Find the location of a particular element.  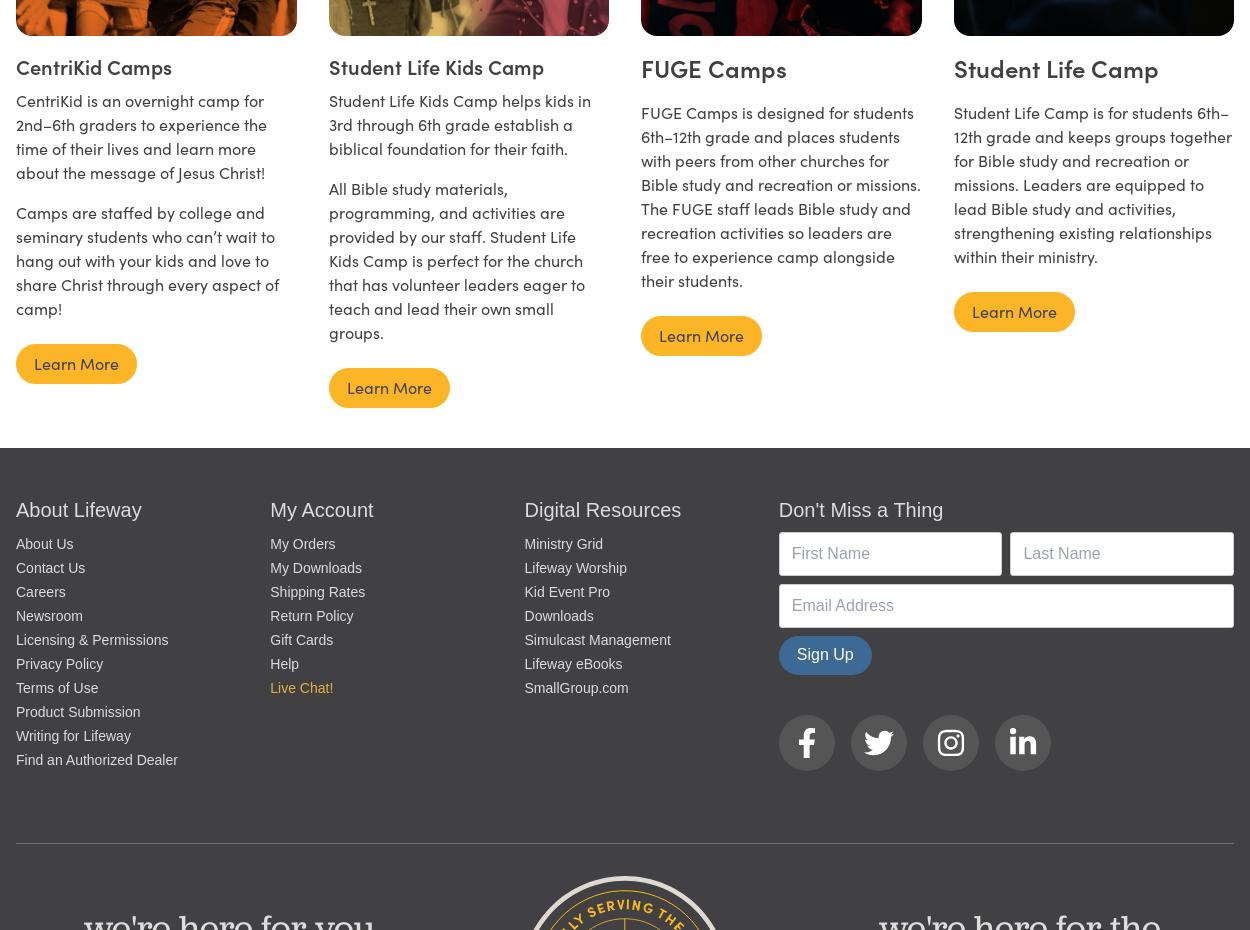

'My Downloads' is located at coordinates (315, 567).